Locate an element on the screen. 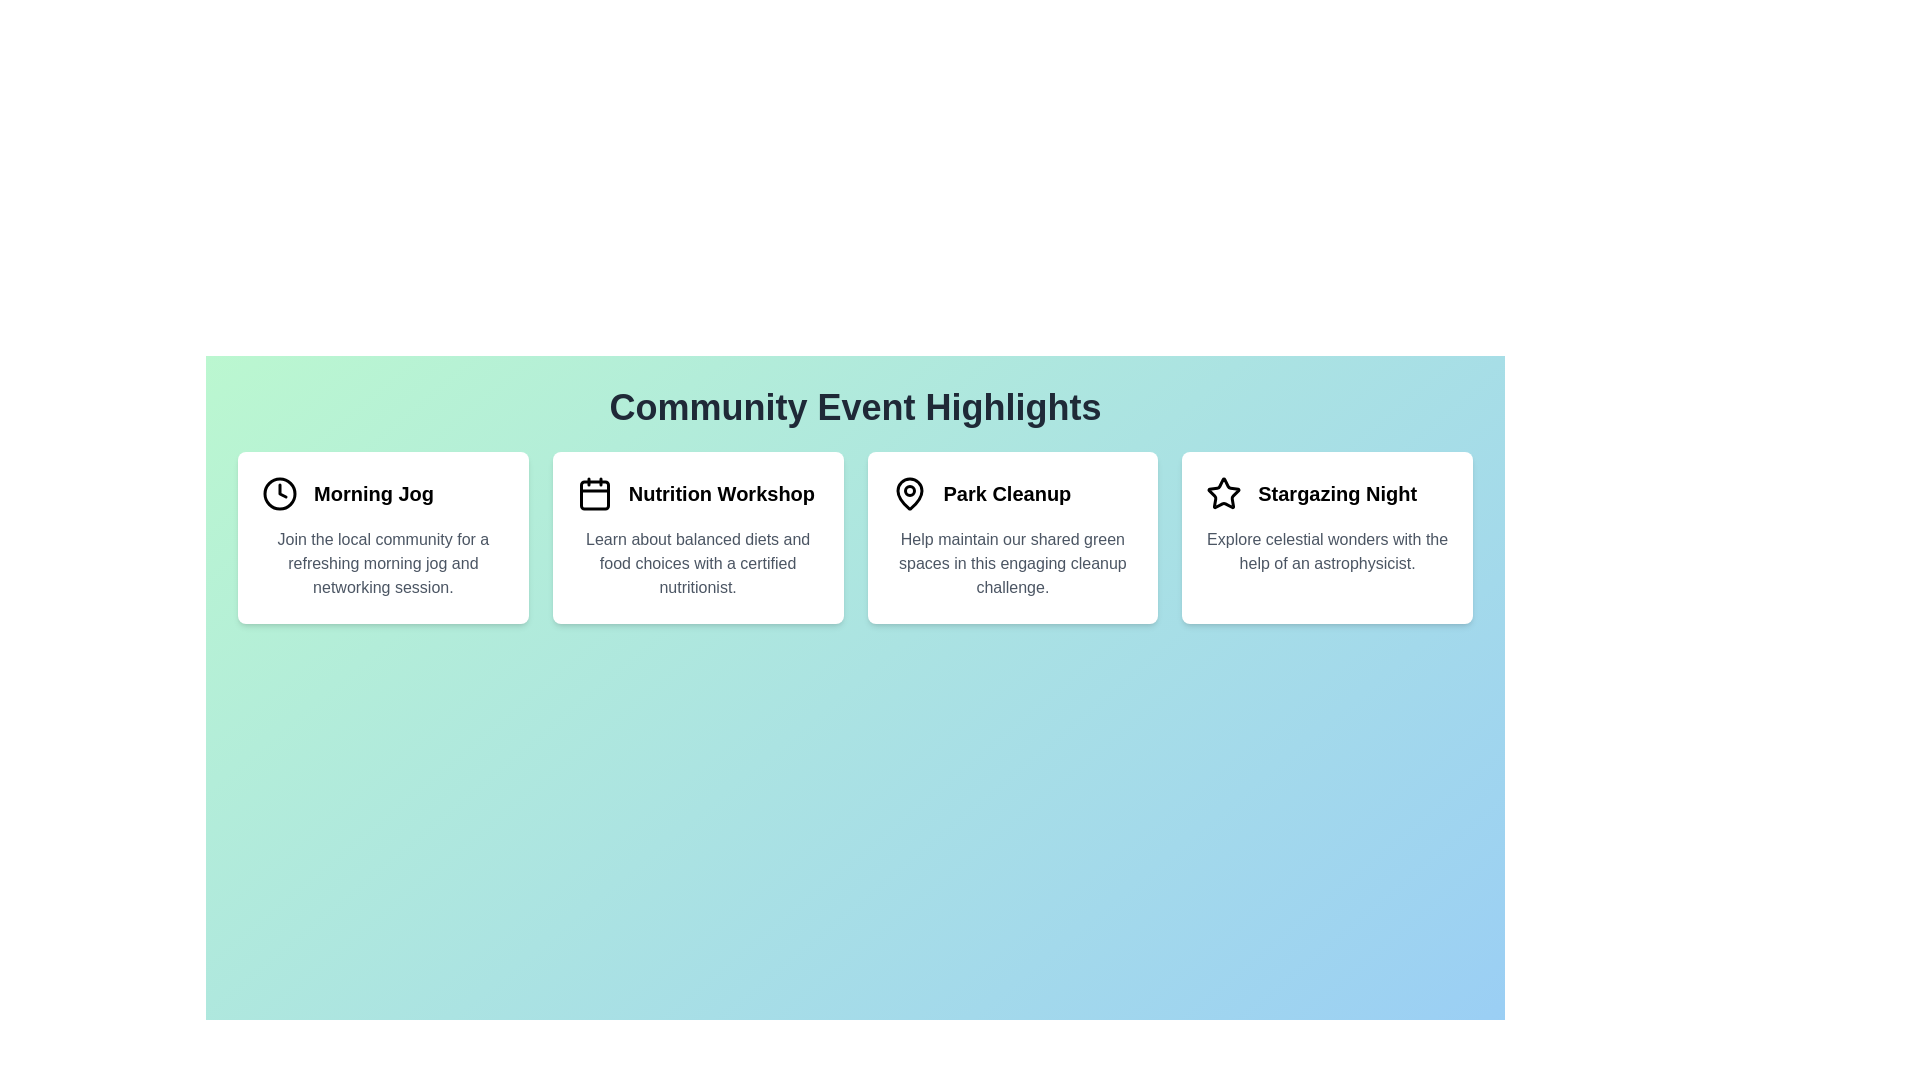 The width and height of the screenshot is (1920, 1080). the text label that serves as the title for the event card named 'Morning Jog', which is located towards the top-left of the first card in a grid layout is located at coordinates (374, 493).